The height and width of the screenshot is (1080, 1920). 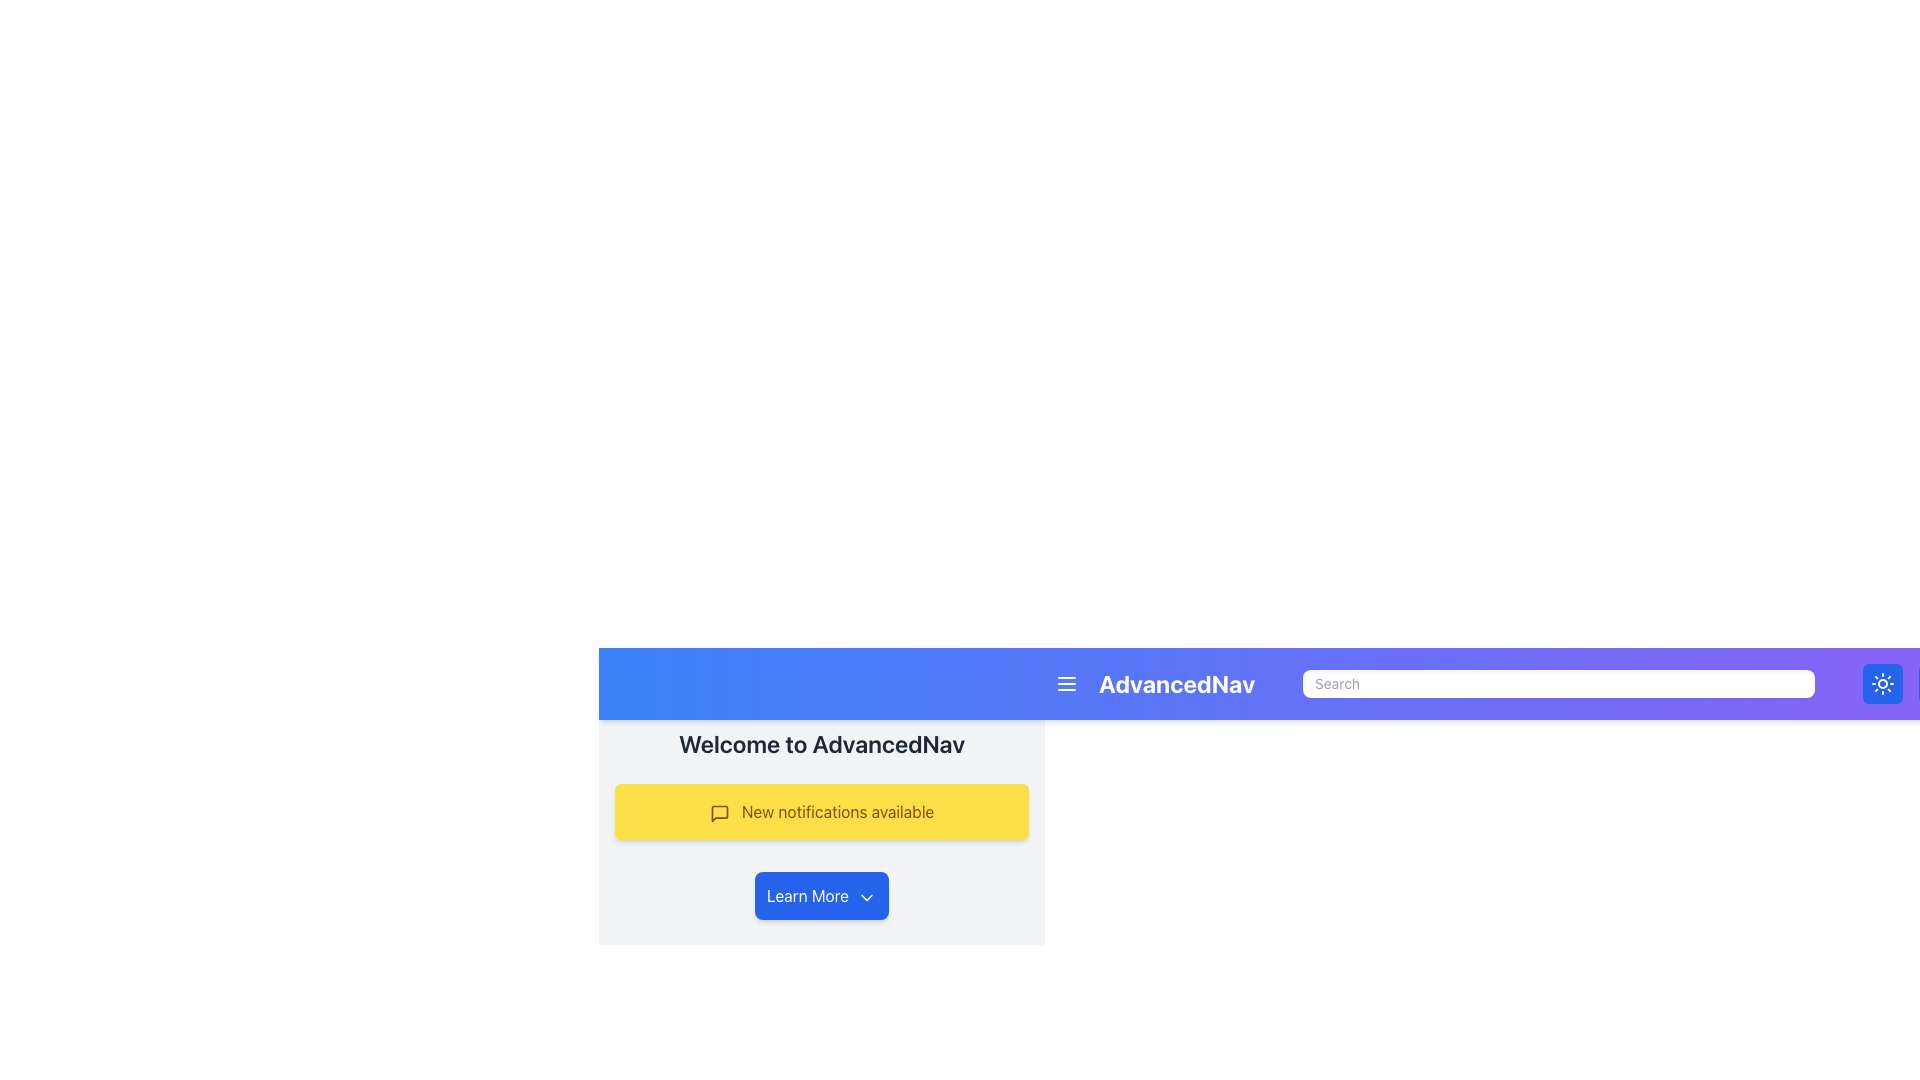 I want to click on the notification message text saying 'New notifications available,' which has a yellow background and dark yellow text, located above the 'Learn More' button, so click(x=821, y=812).